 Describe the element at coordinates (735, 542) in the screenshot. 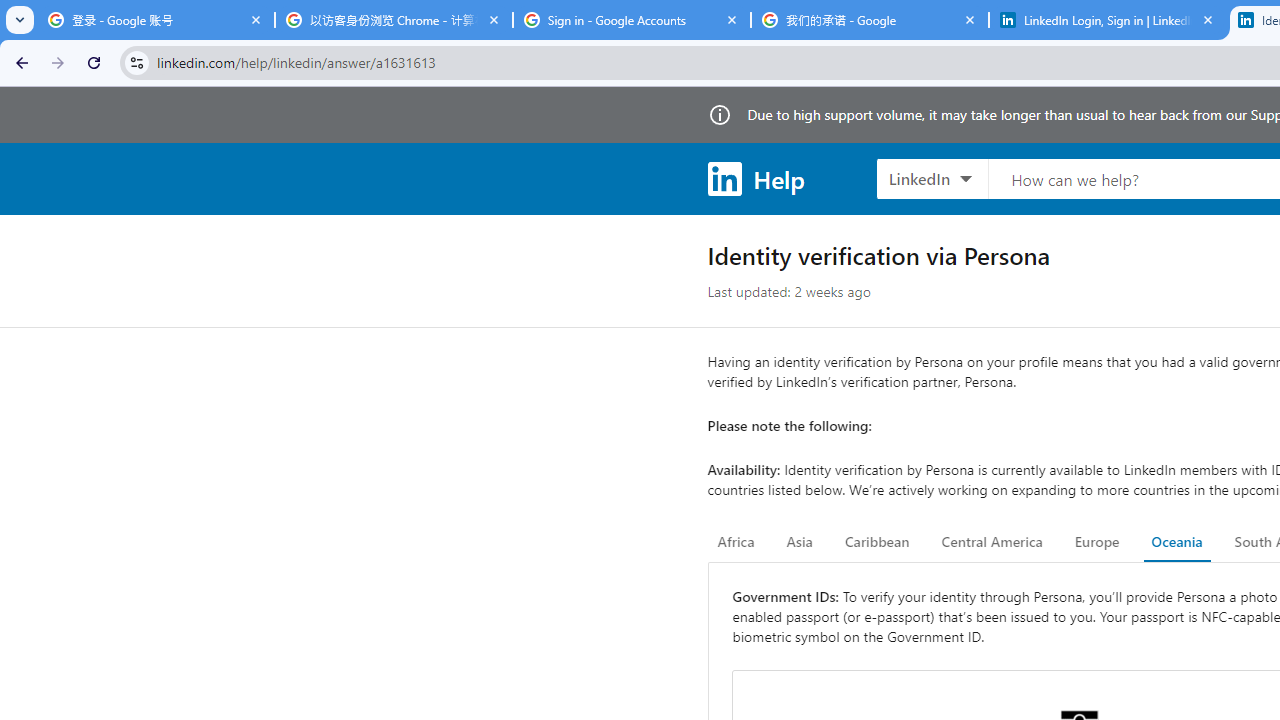

I see `'Africa'` at that location.